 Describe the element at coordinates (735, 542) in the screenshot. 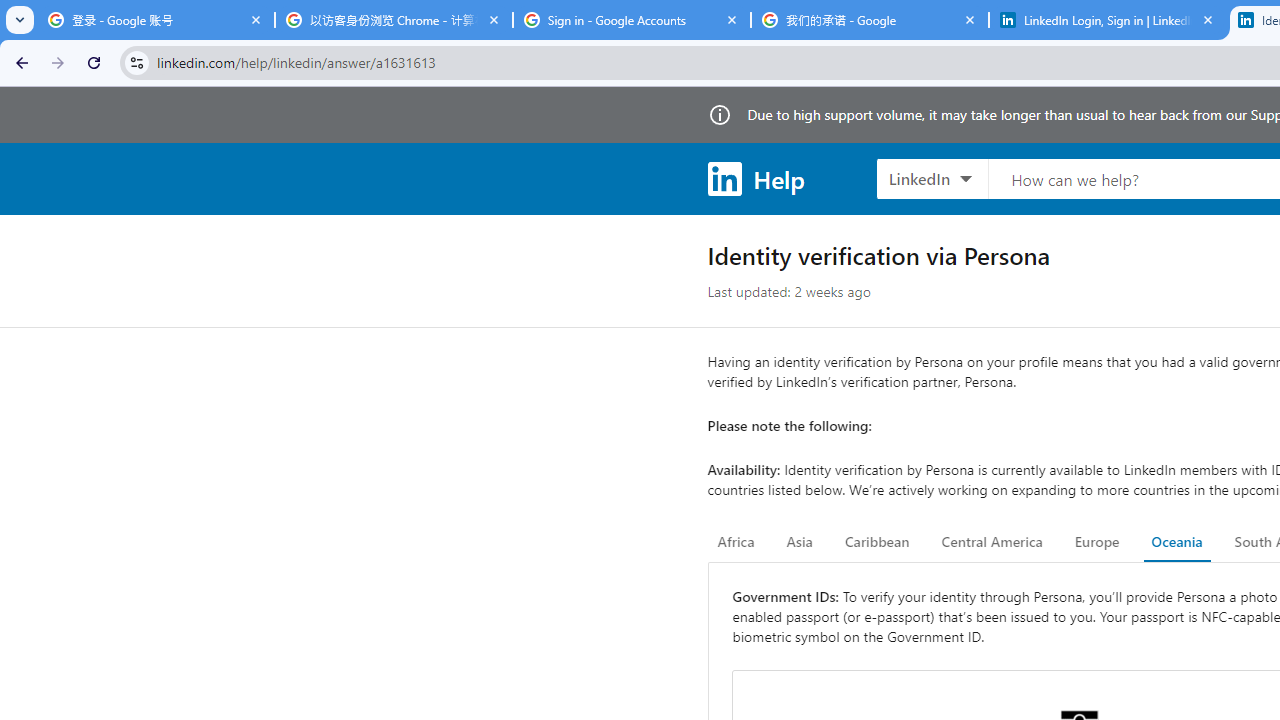

I see `'Africa'` at that location.